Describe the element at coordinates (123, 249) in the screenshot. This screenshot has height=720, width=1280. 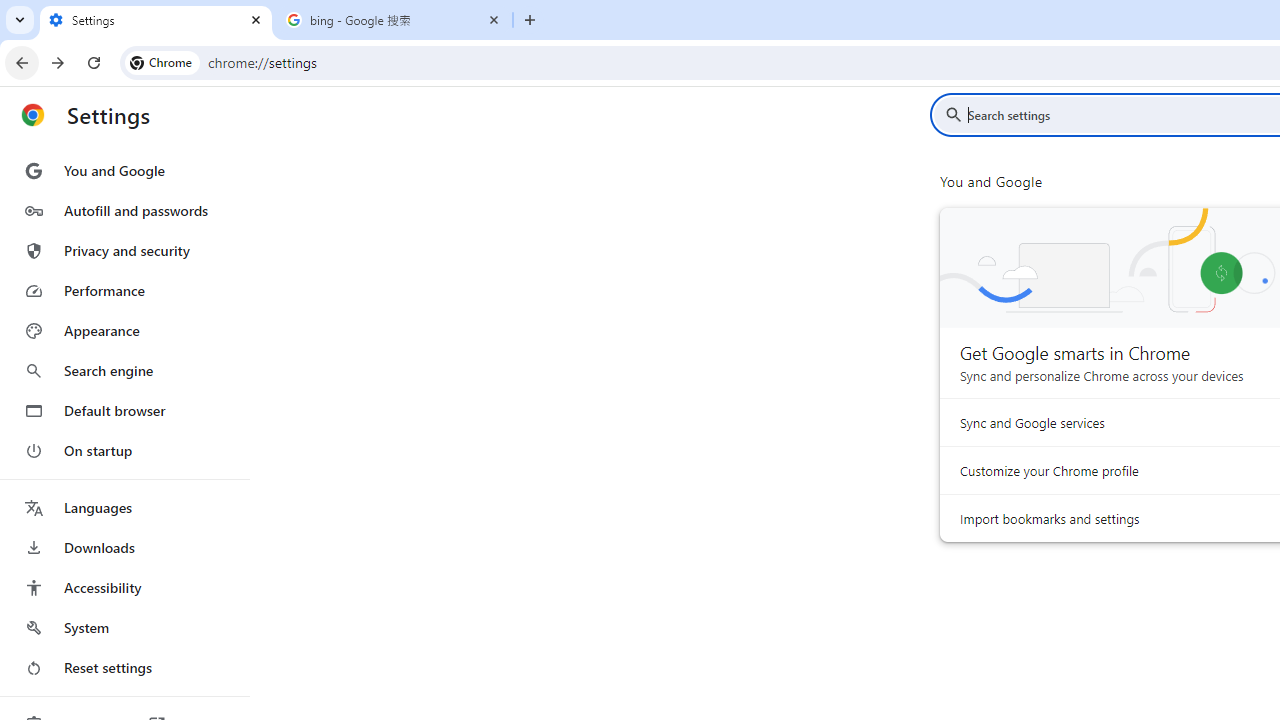
I see `'Privacy and security'` at that location.